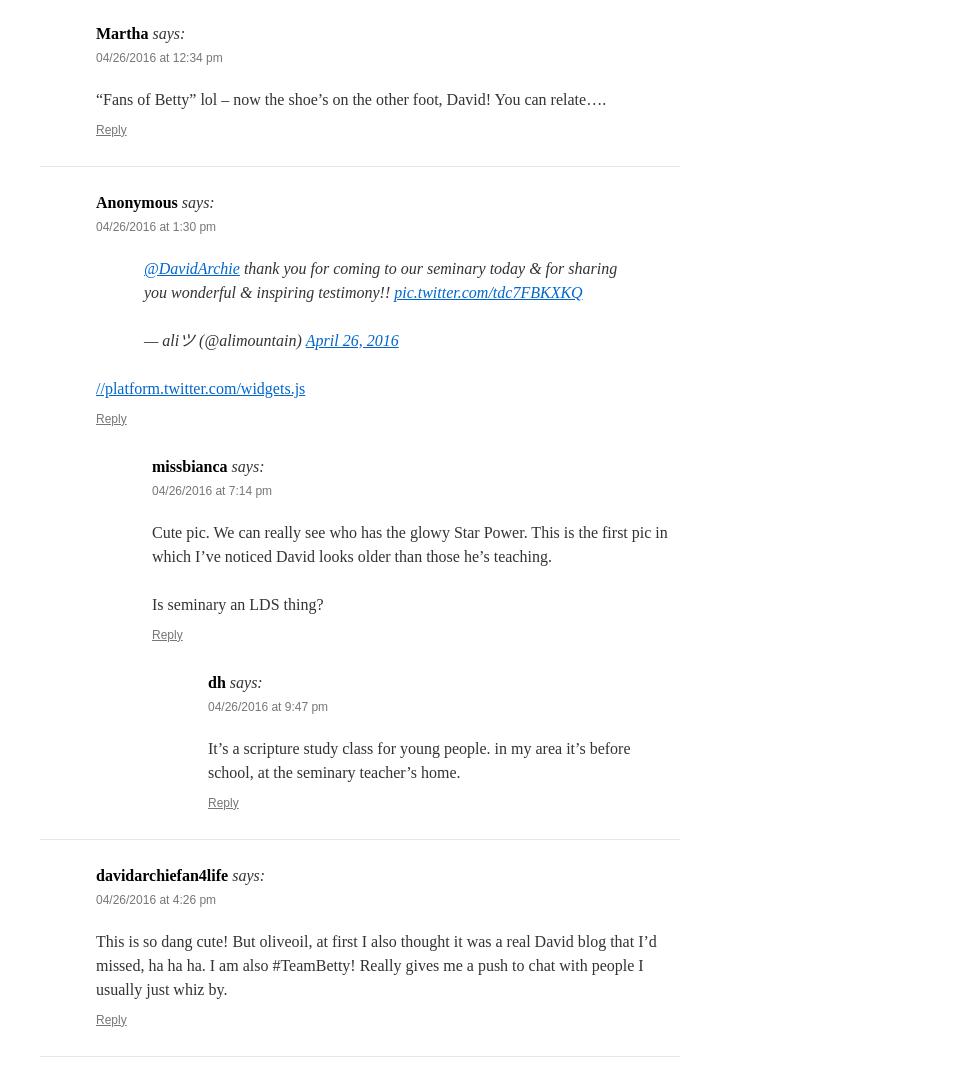 This screenshot has height=1074, width=980. Describe the element at coordinates (268, 706) in the screenshot. I see `'04/26/2016 at 9:47 pm'` at that location.